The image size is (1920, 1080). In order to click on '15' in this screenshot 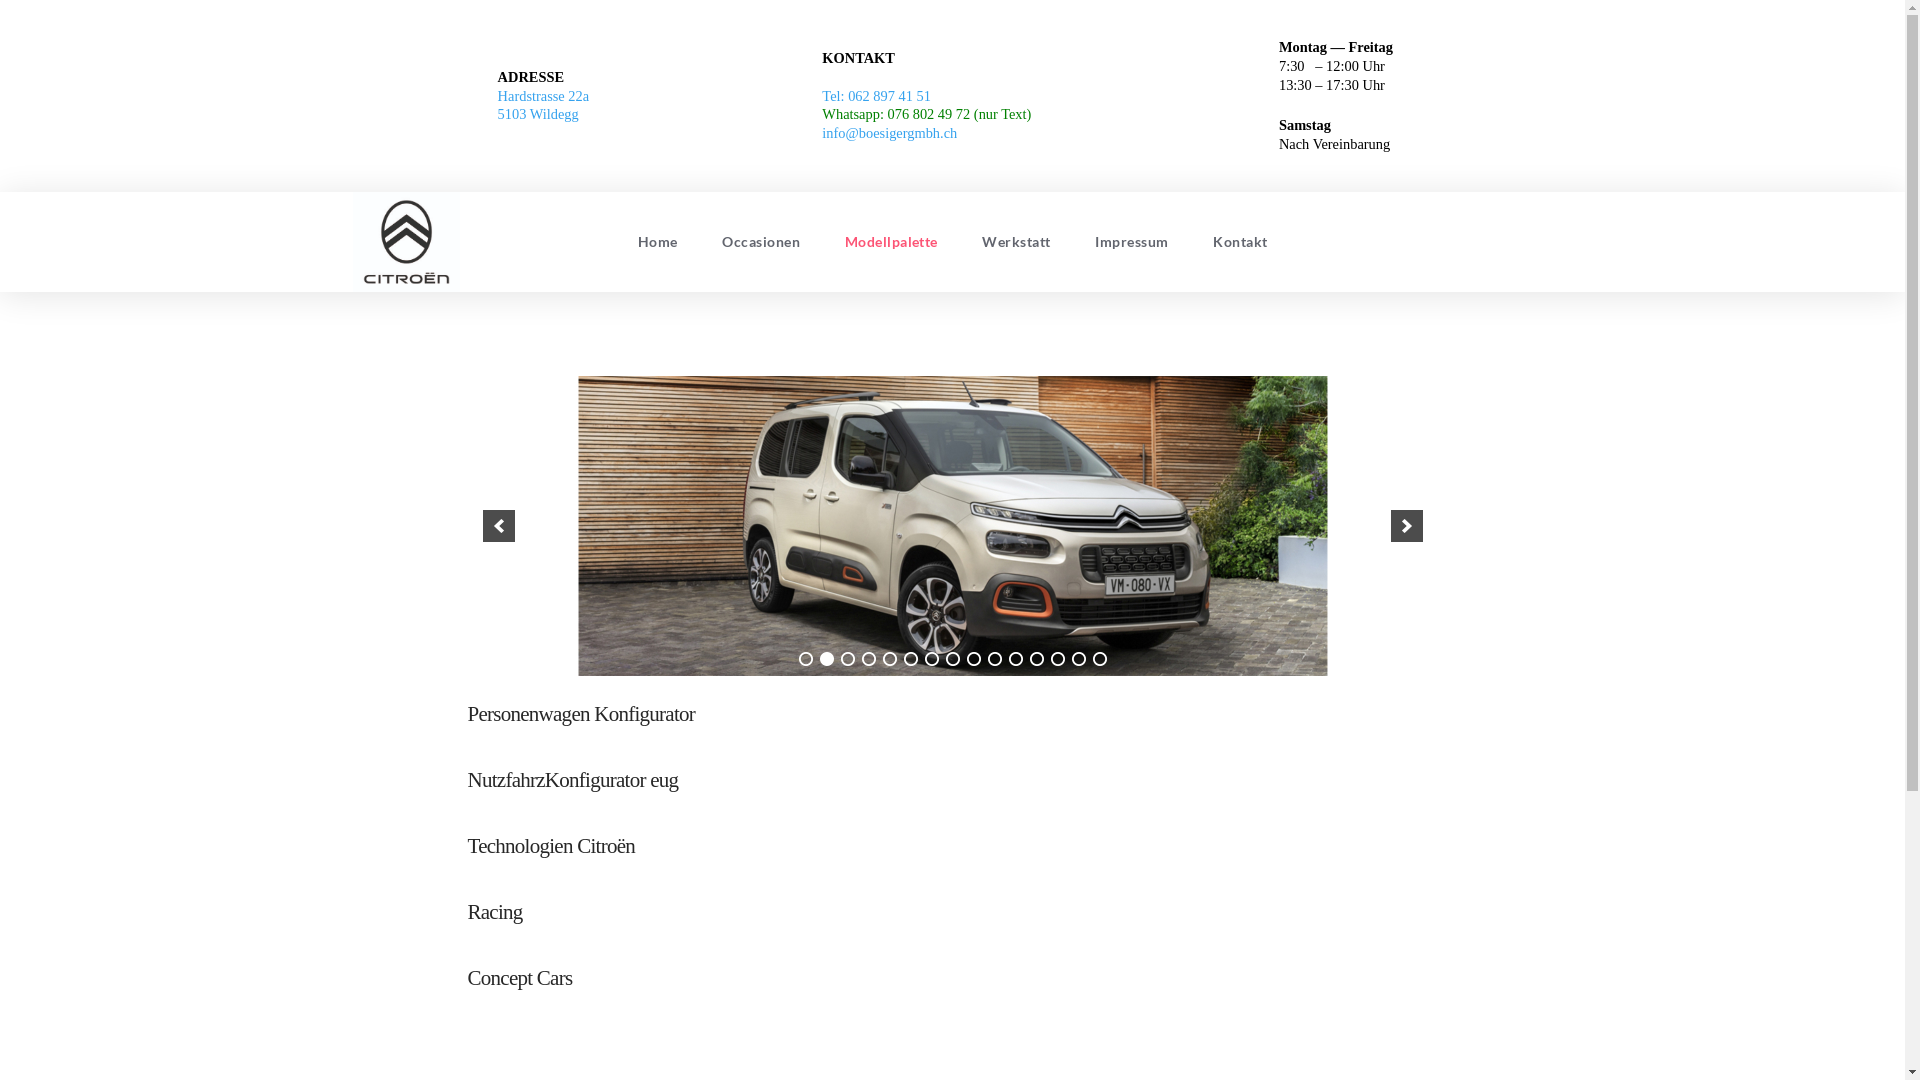, I will do `click(1098, 659)`.